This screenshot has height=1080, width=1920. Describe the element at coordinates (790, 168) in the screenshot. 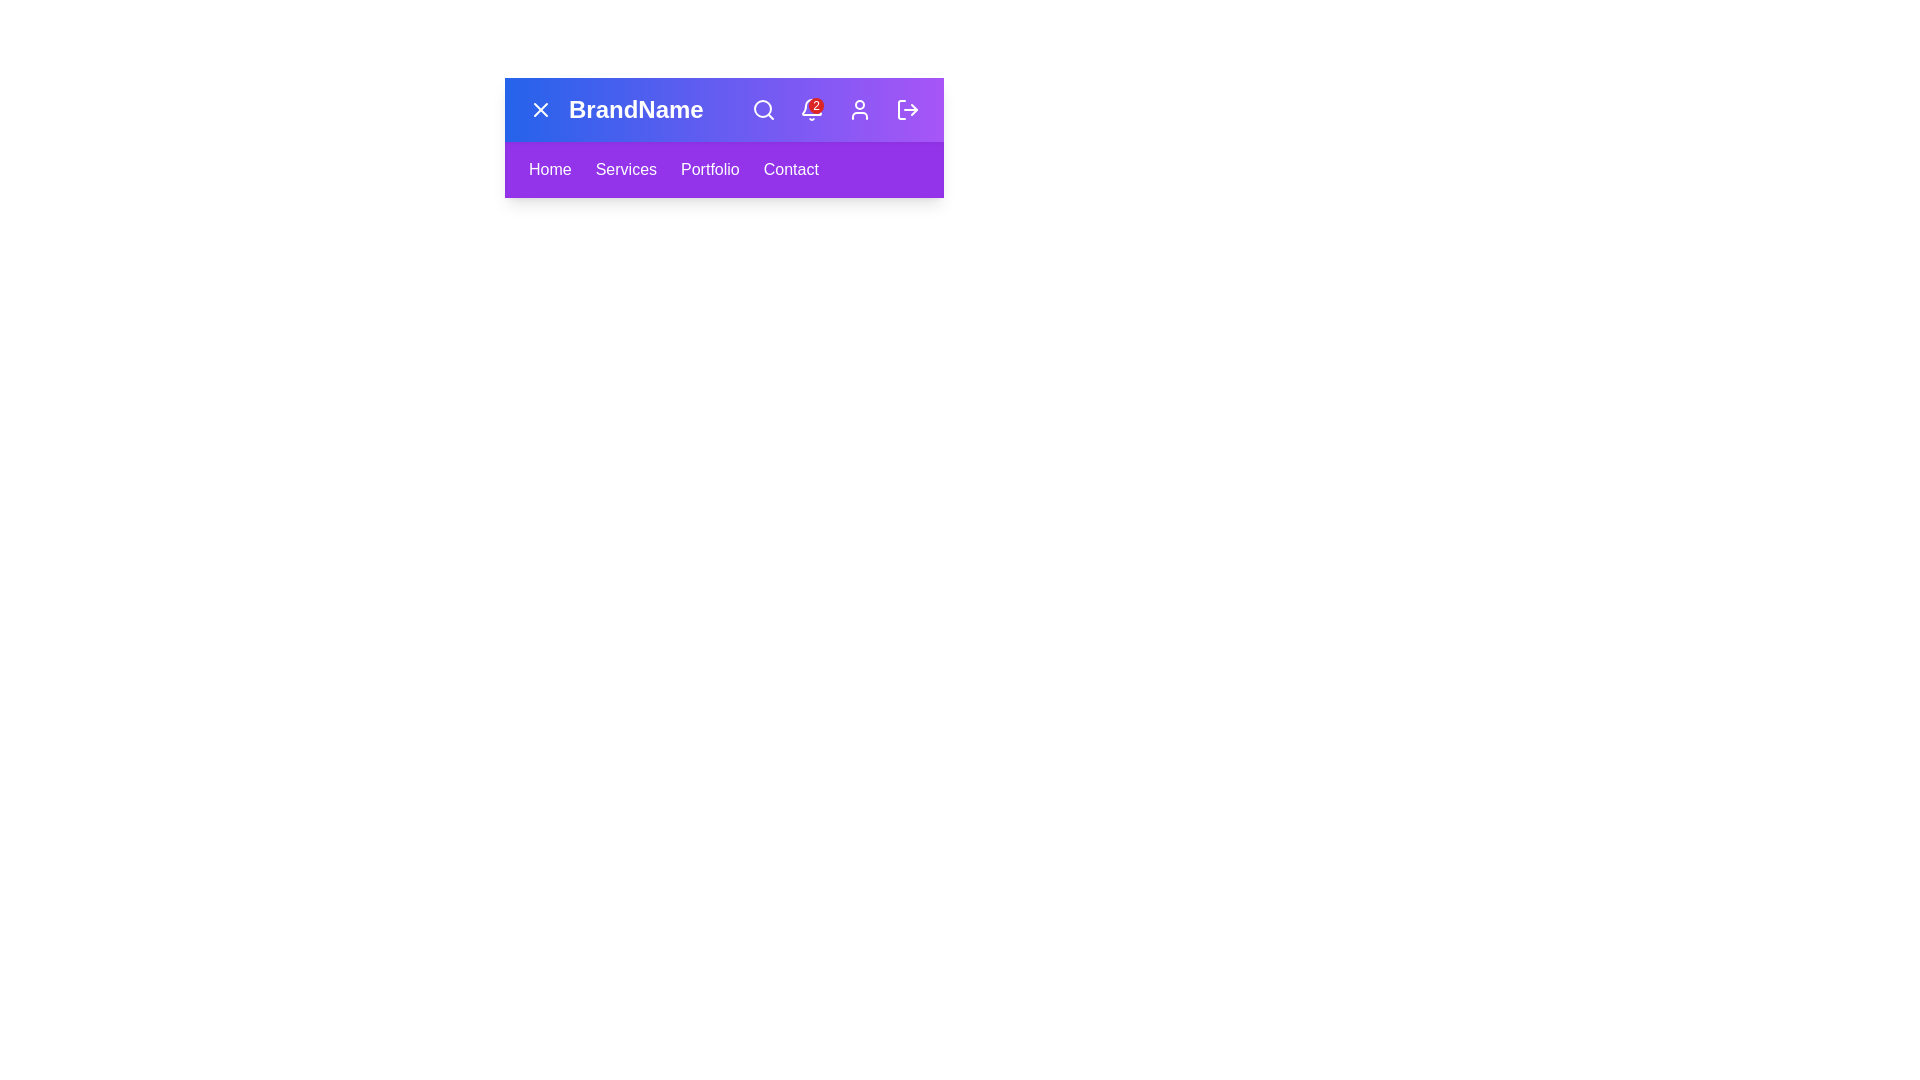

I see `the 'Contact' text label in the navigation bar` at that location.